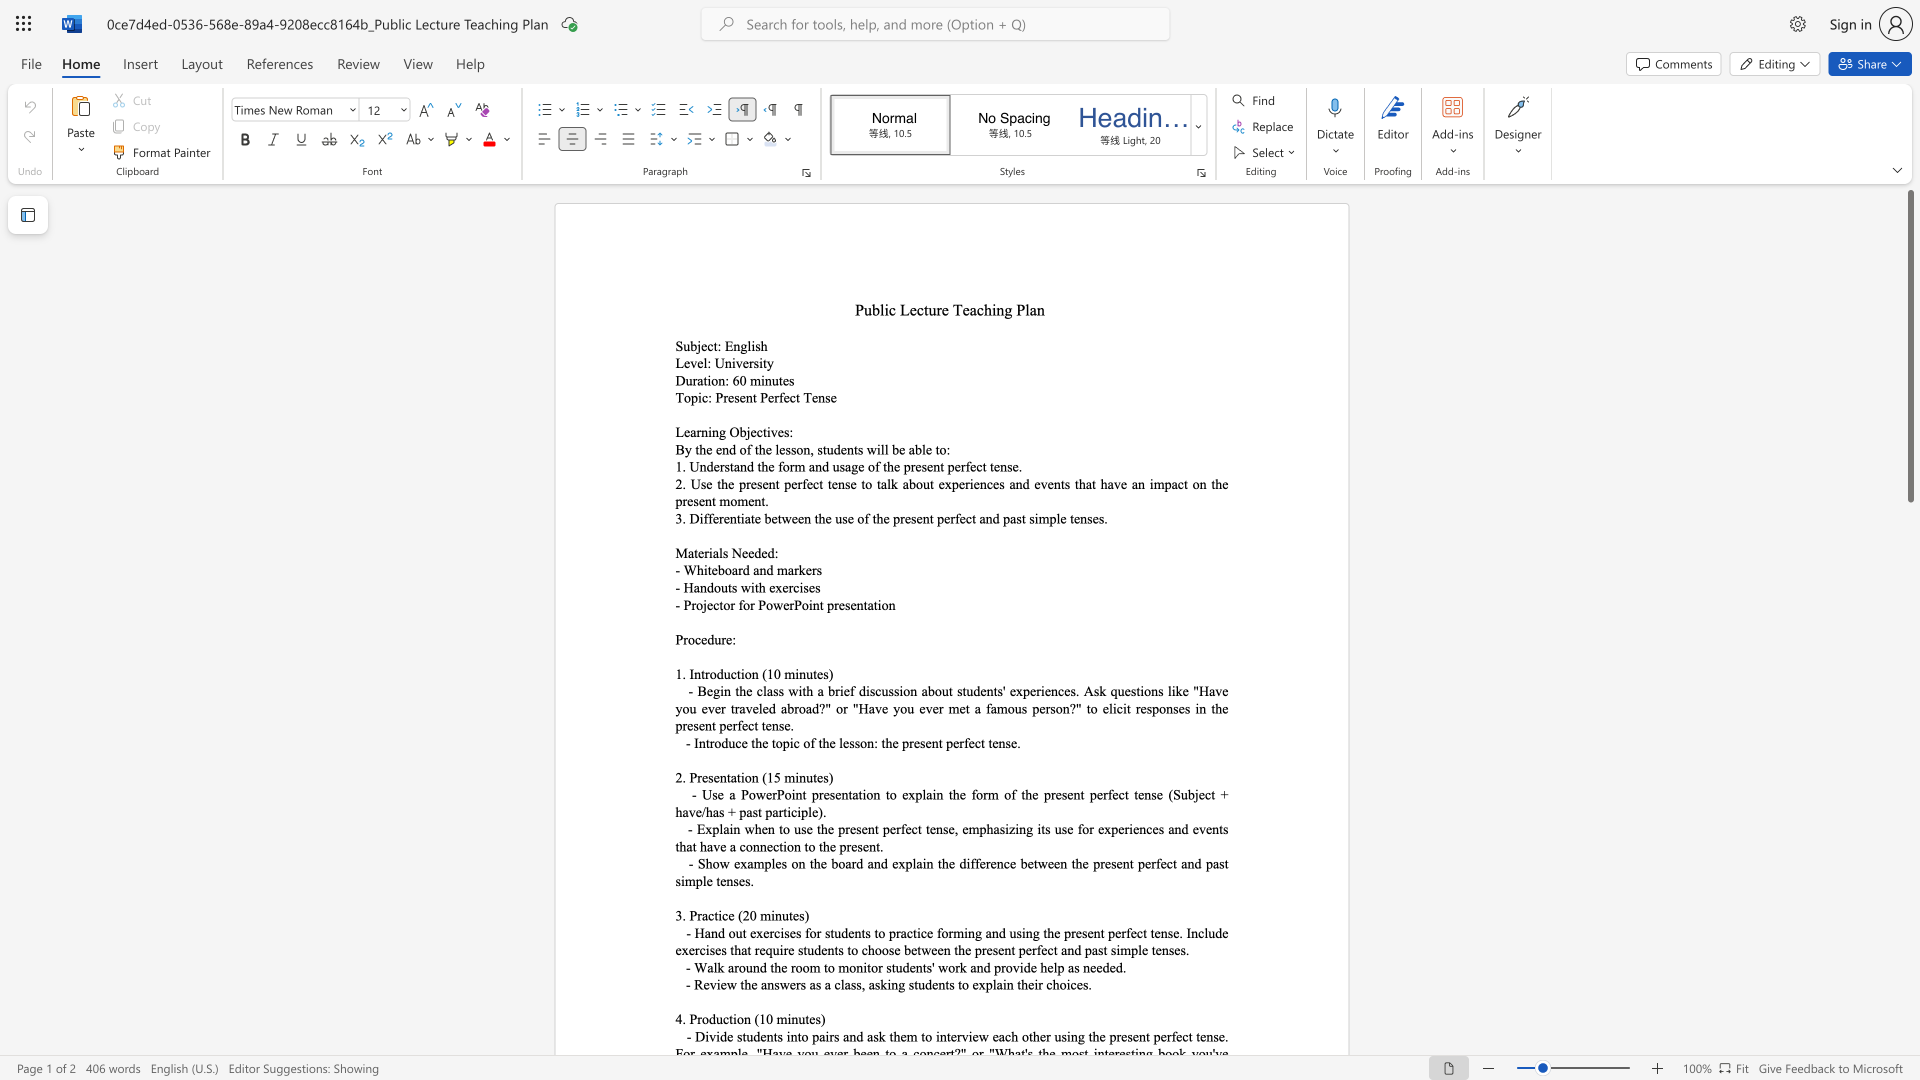  I want to click on the subset text "orm of the present perfect tense (Su" within the text "- Use a PowerPoint presentation to explain the form of the present perfect tense (Subject + have/has + past participle).", so click(976, 793).